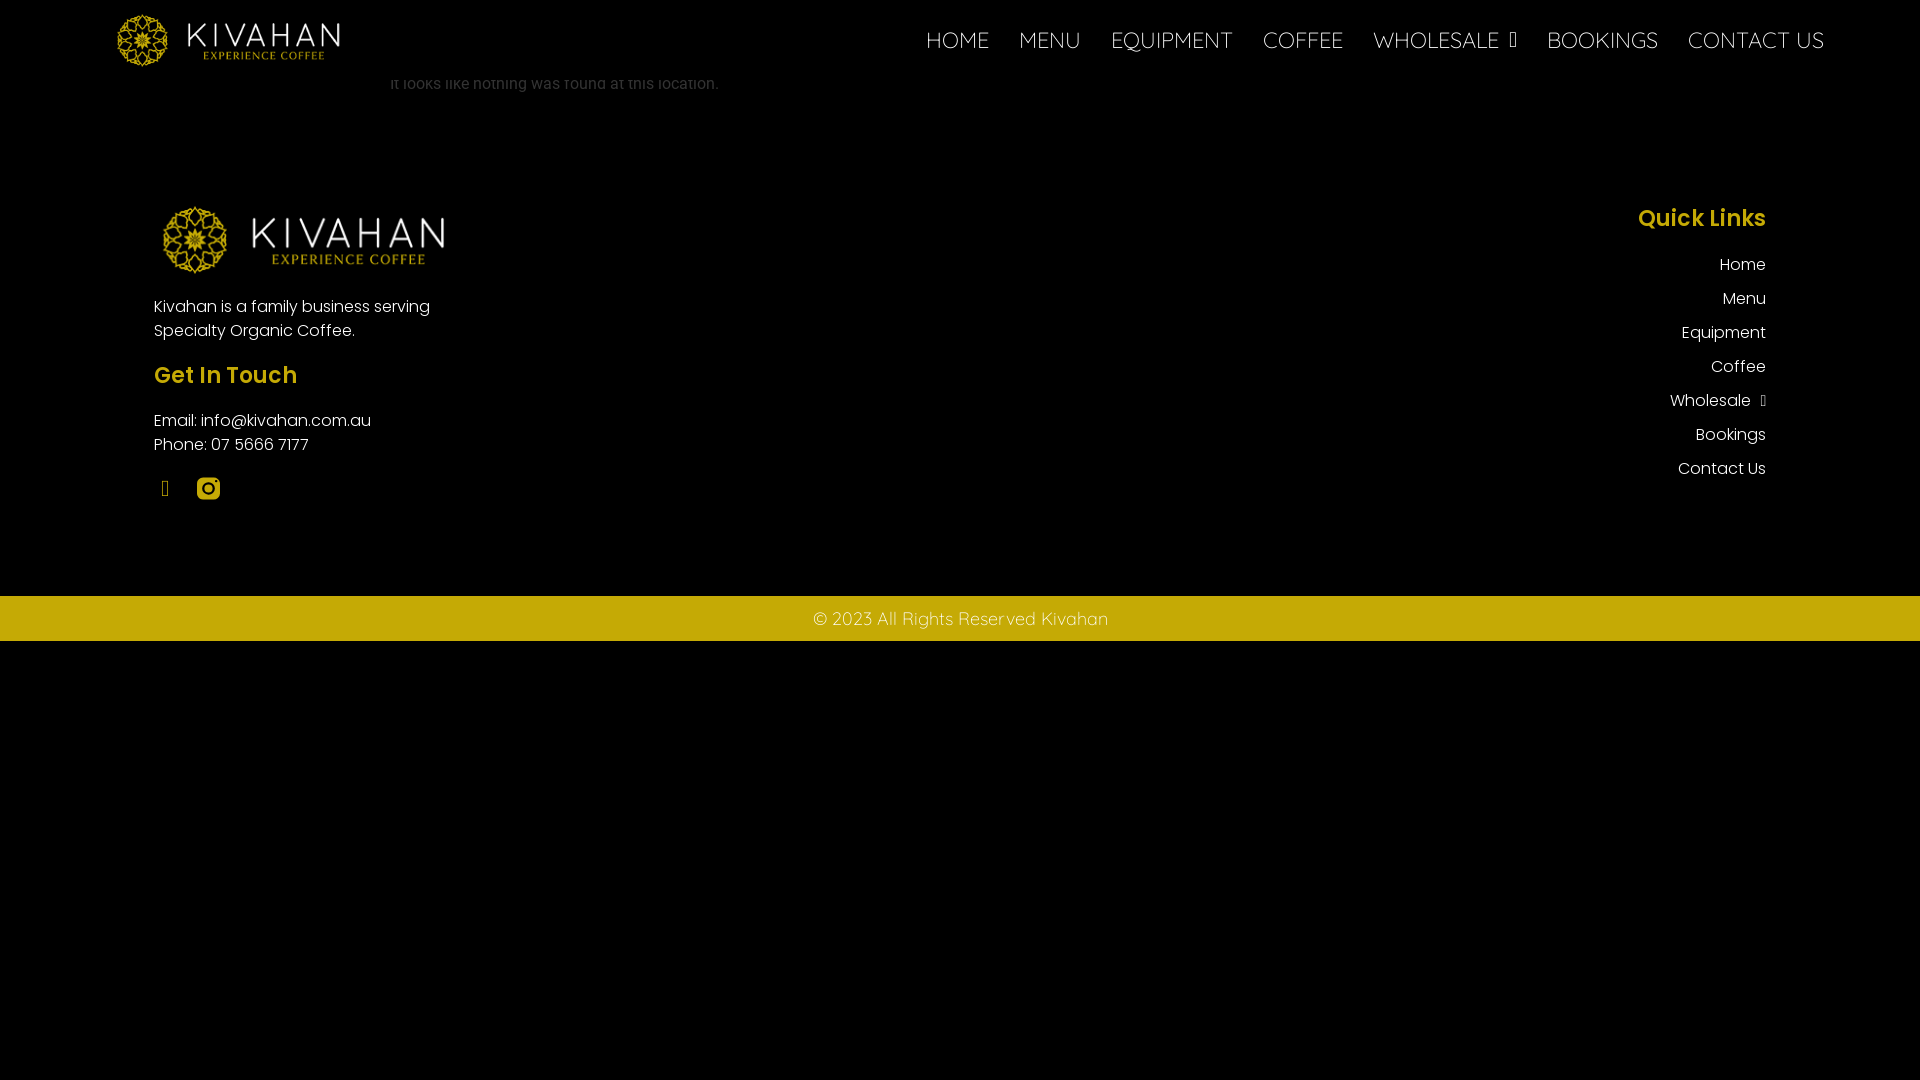 The image size is (1920, 1080). Describe the element at coordinates (1171, 39) in the screenshot. I see `'EQUIPMENT'` at that location.